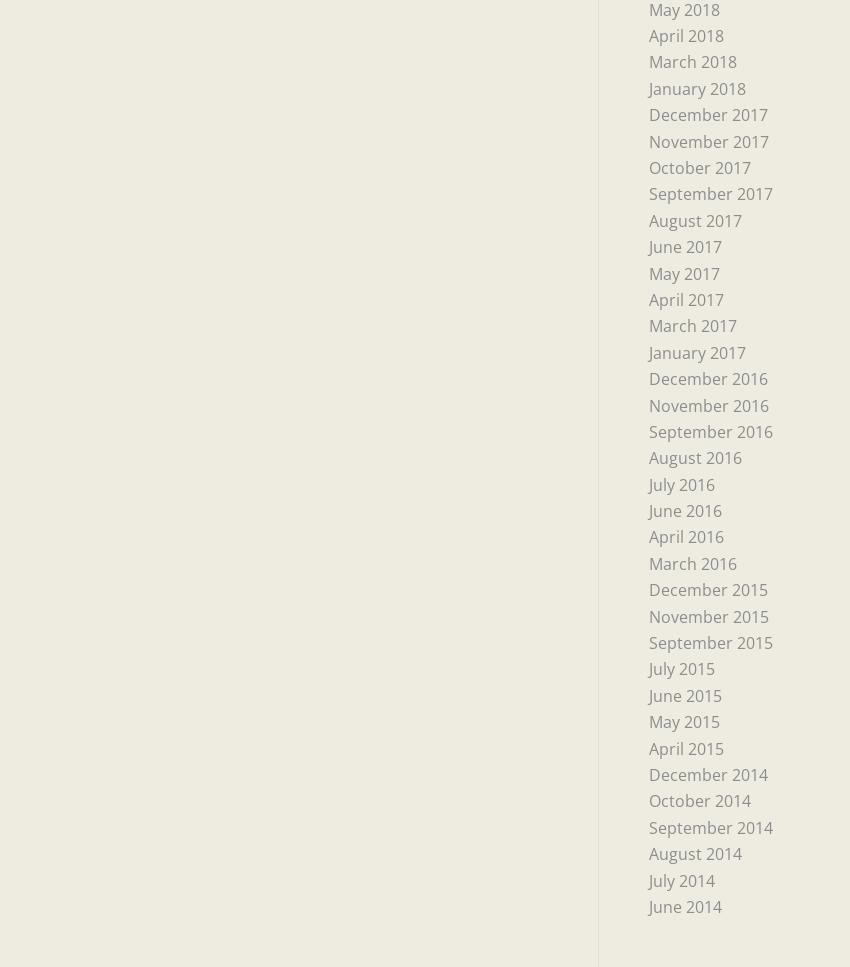 The height and width of the screenshot is (967, 850). What do you see at coordinates (648, 588) in the screenshot?
I see `'December 2015'` at bounding box center [648, 588].